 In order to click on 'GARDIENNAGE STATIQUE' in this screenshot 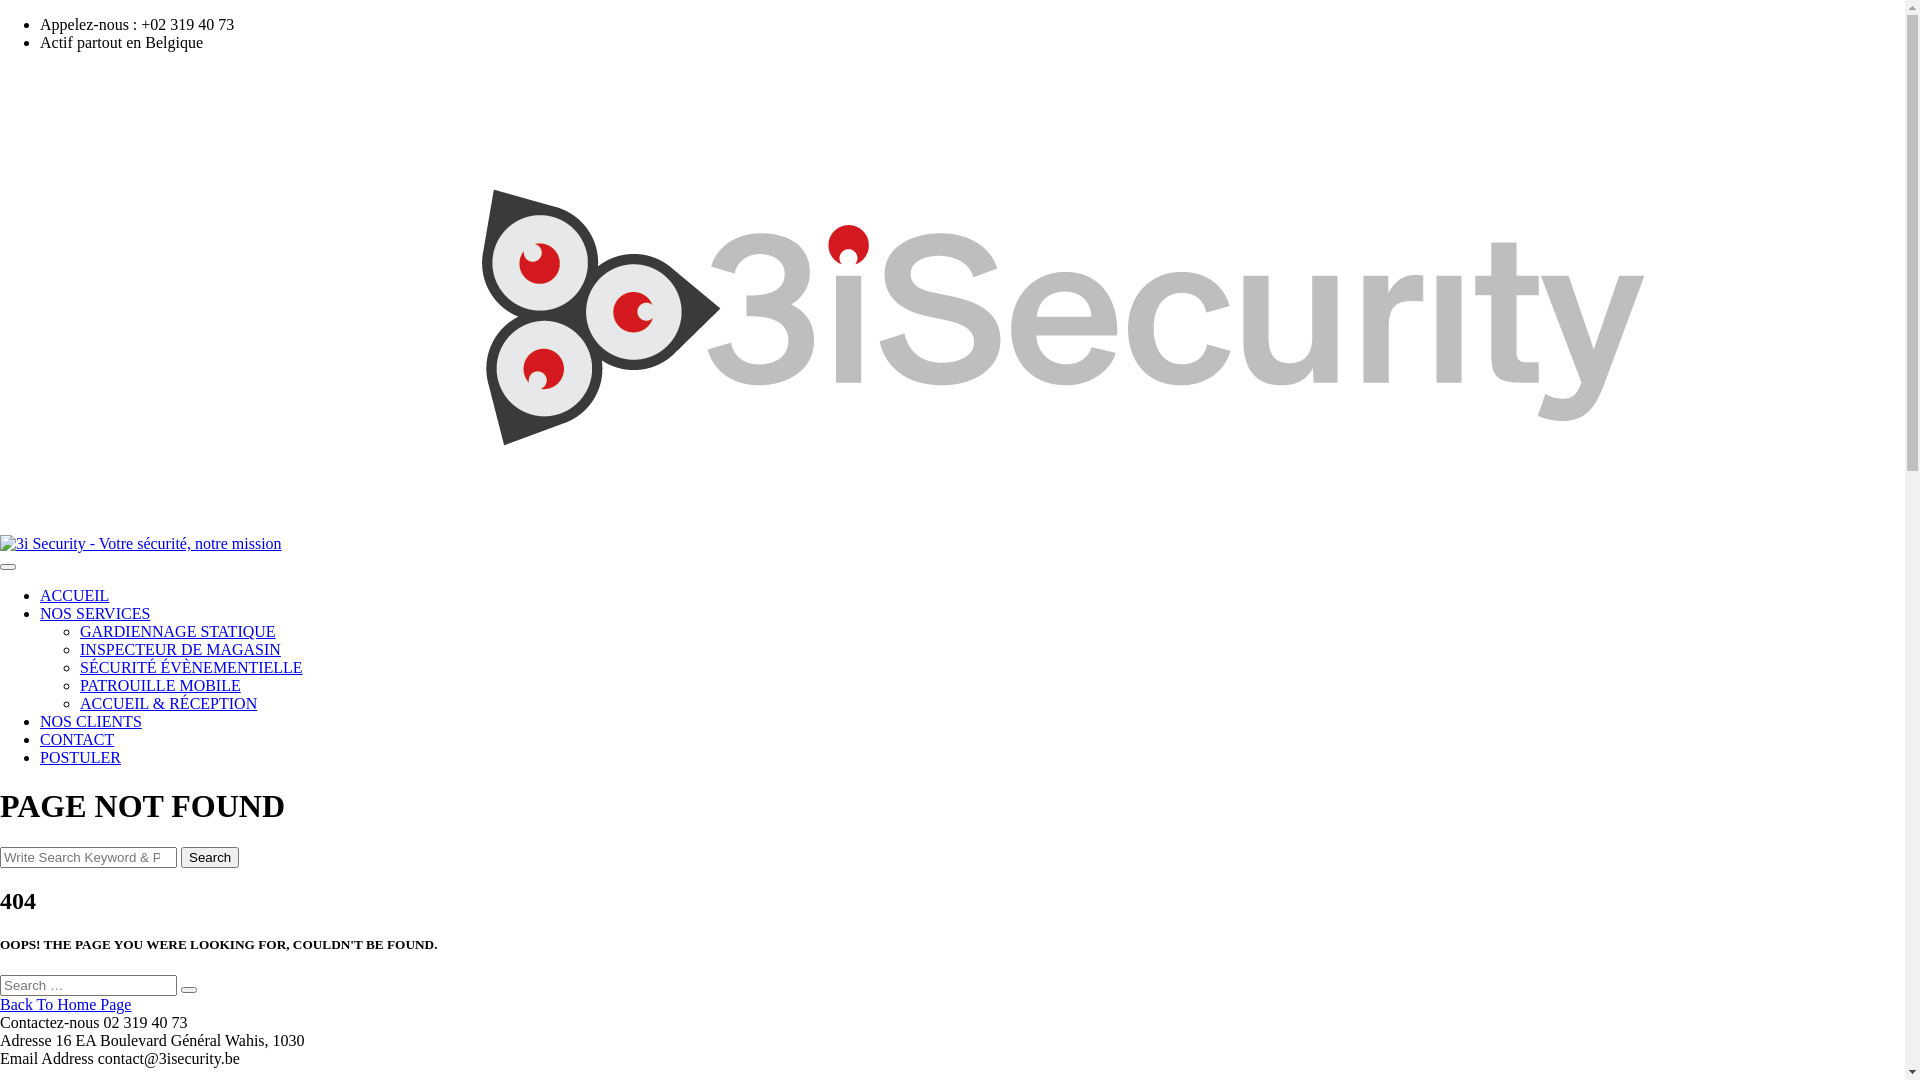, I will do `click(177, 631)`.